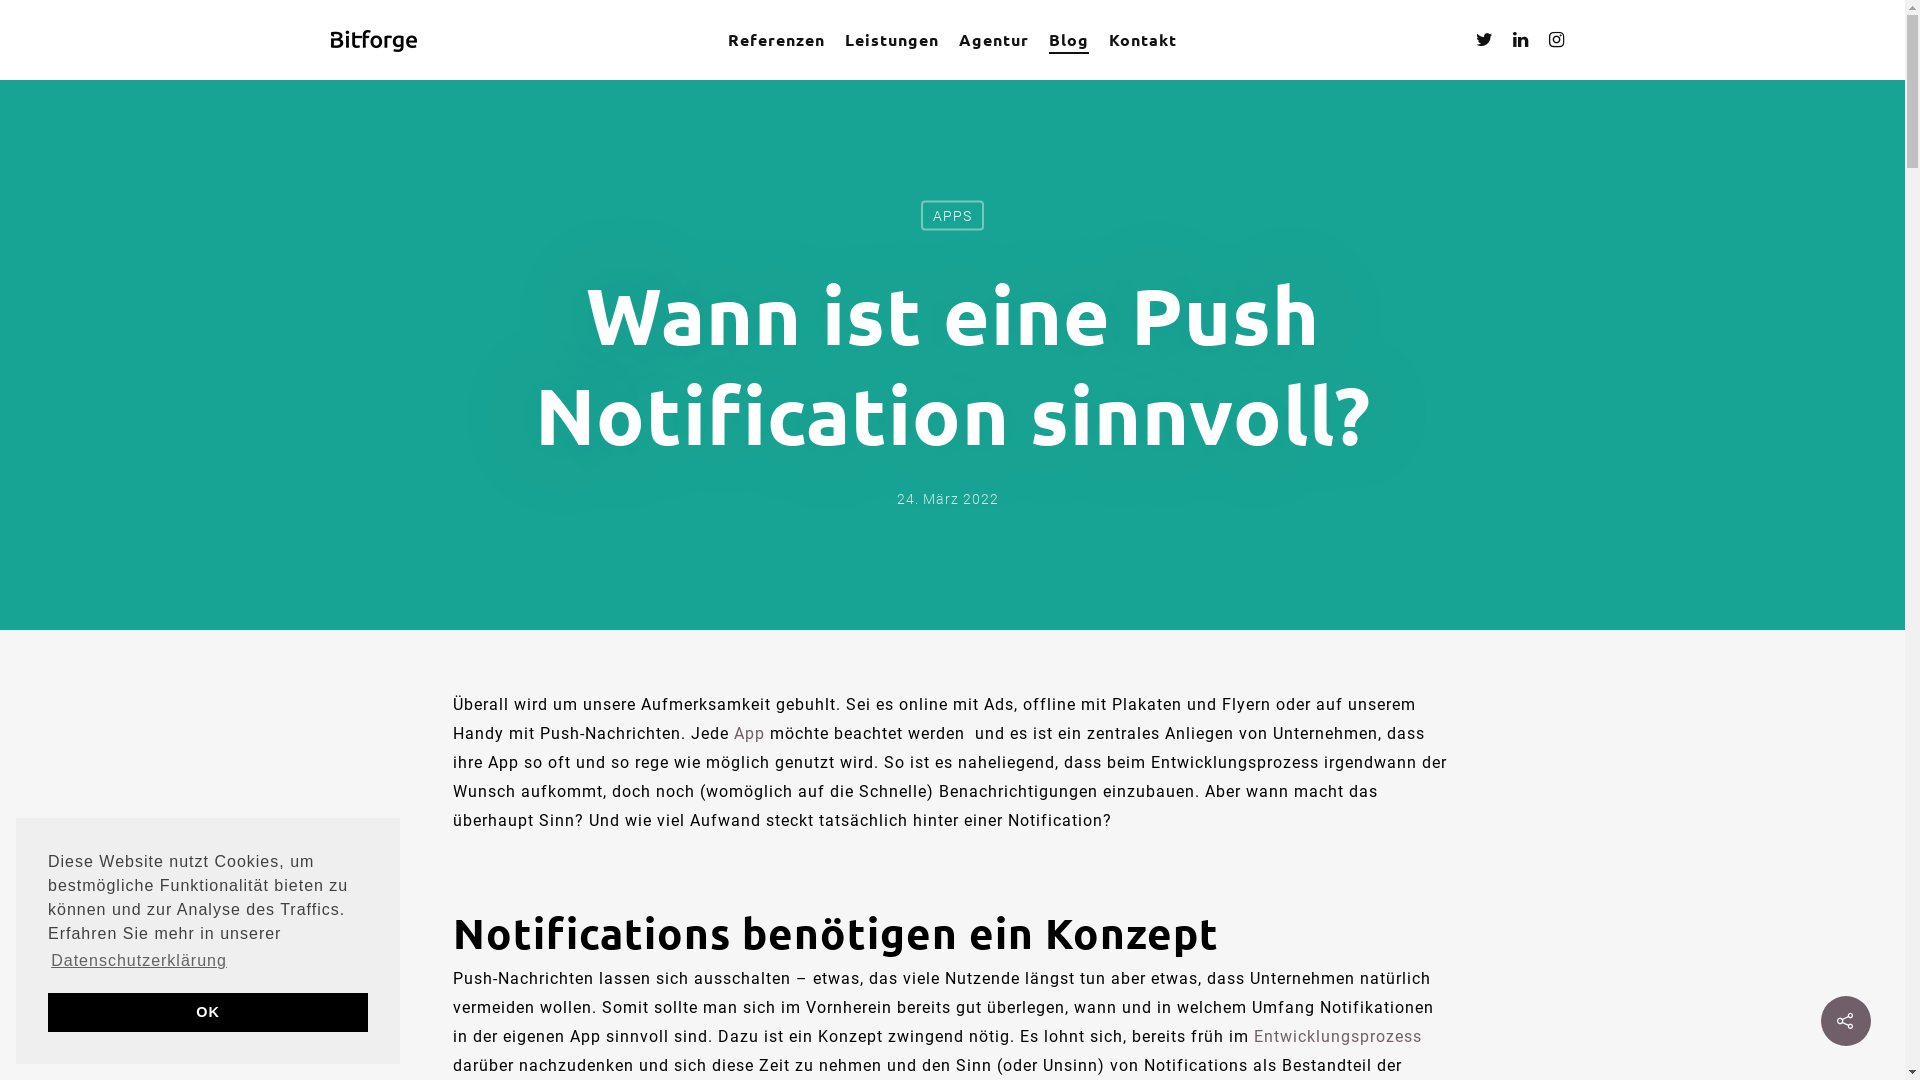 Image resolution: width=1920 pixels, height=1080 pixels. Describe the element at coordinates (1338, 1035) in the screenshot. I see `'Entwicklungsprozess'` at that location.